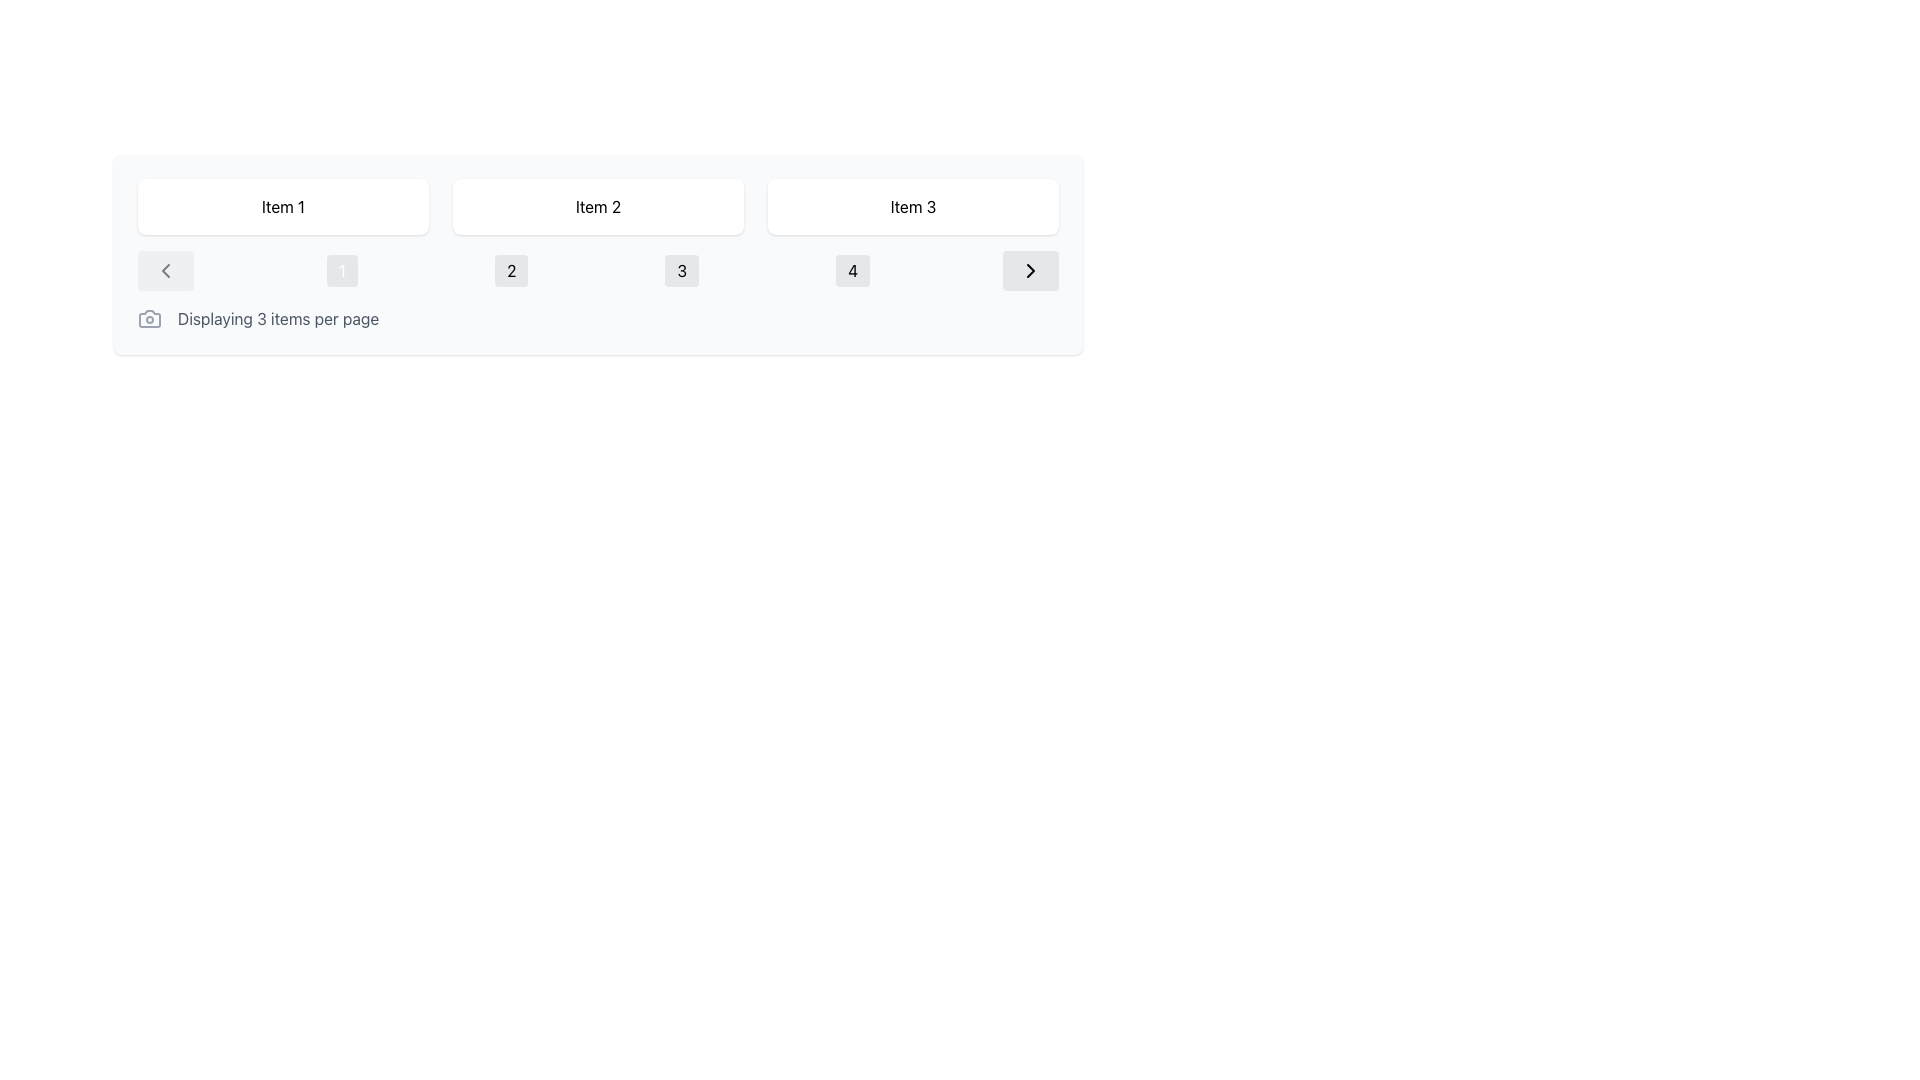 This screenshot has width=1920, height=1080. What do you see at coordinates (1031, 270) in the screenshot?
I see `the navigation arrow icon positioned to the far right of the pagination controls, which indicates the direction to navigate to the next set of items` at bounding box center [1031, 270].